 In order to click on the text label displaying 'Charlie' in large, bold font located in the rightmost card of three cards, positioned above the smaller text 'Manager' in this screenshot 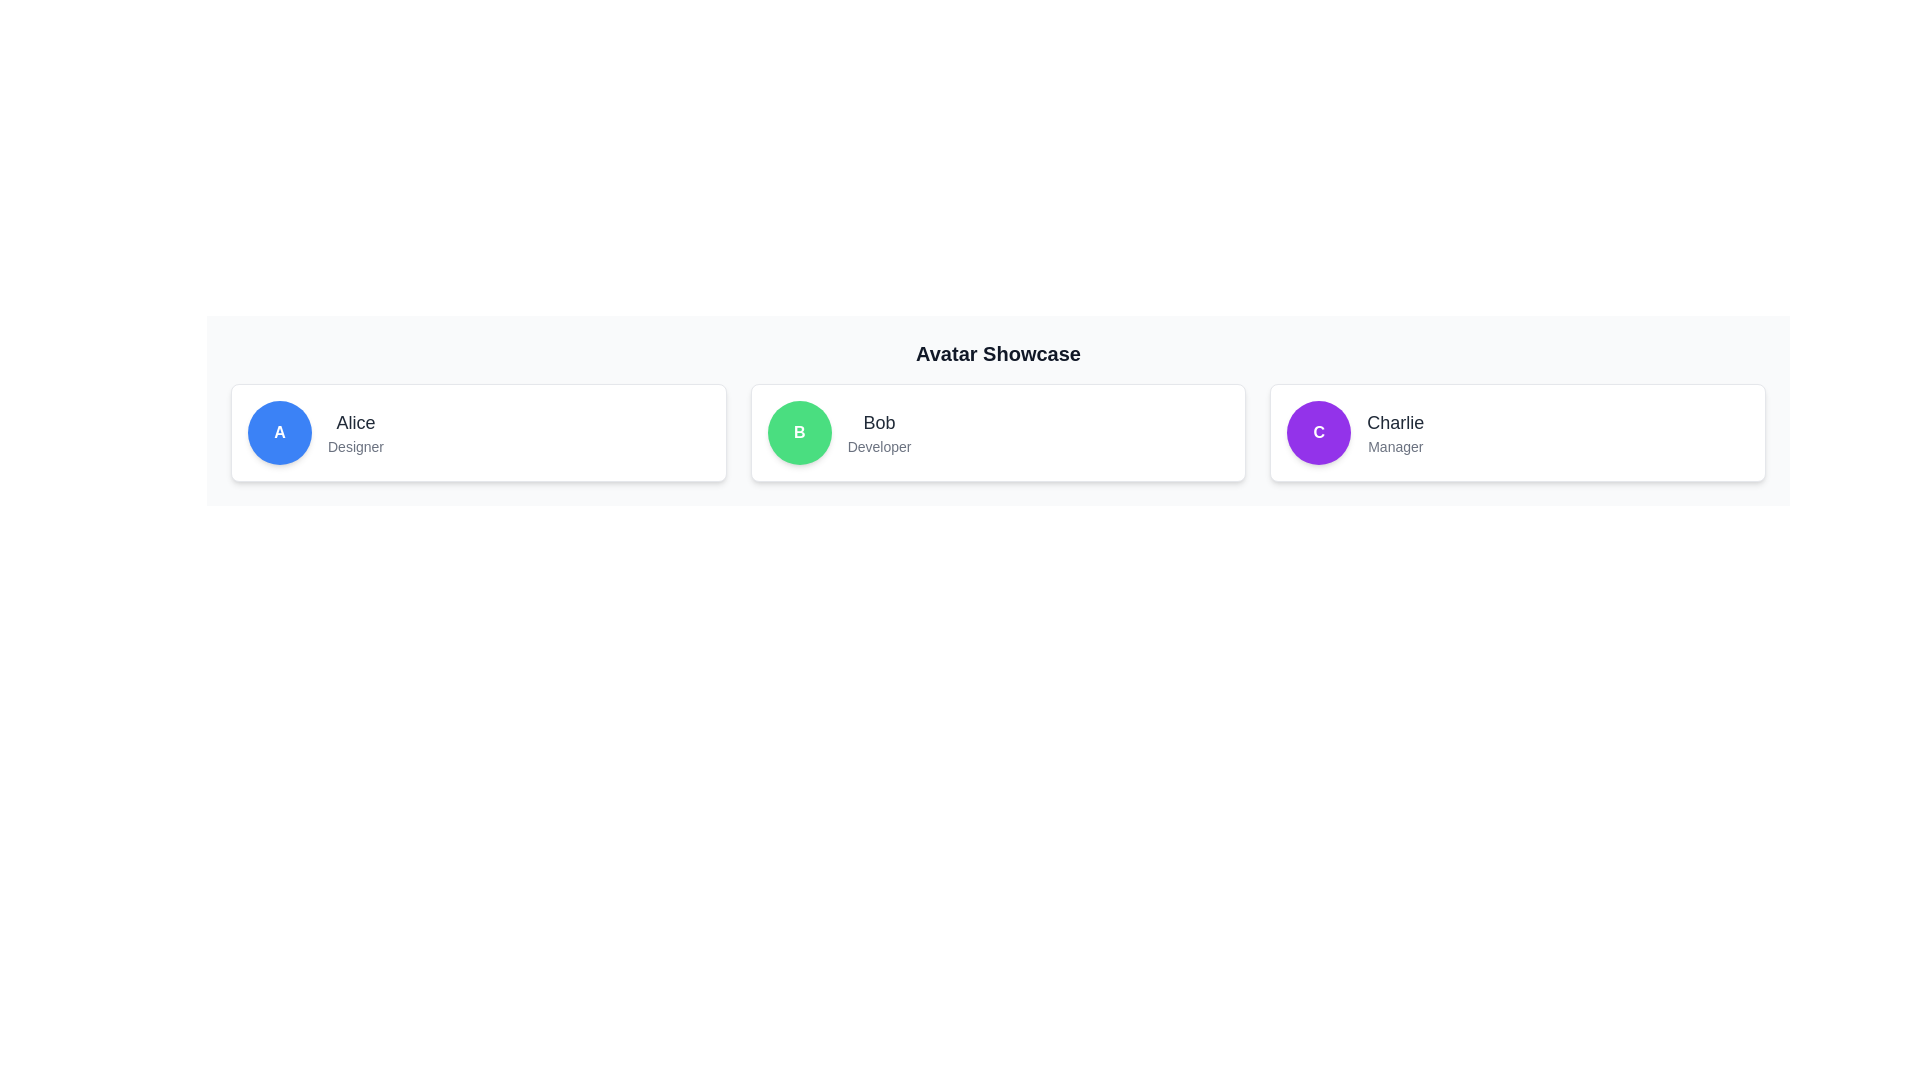, I will do `click(1394, 422)`.